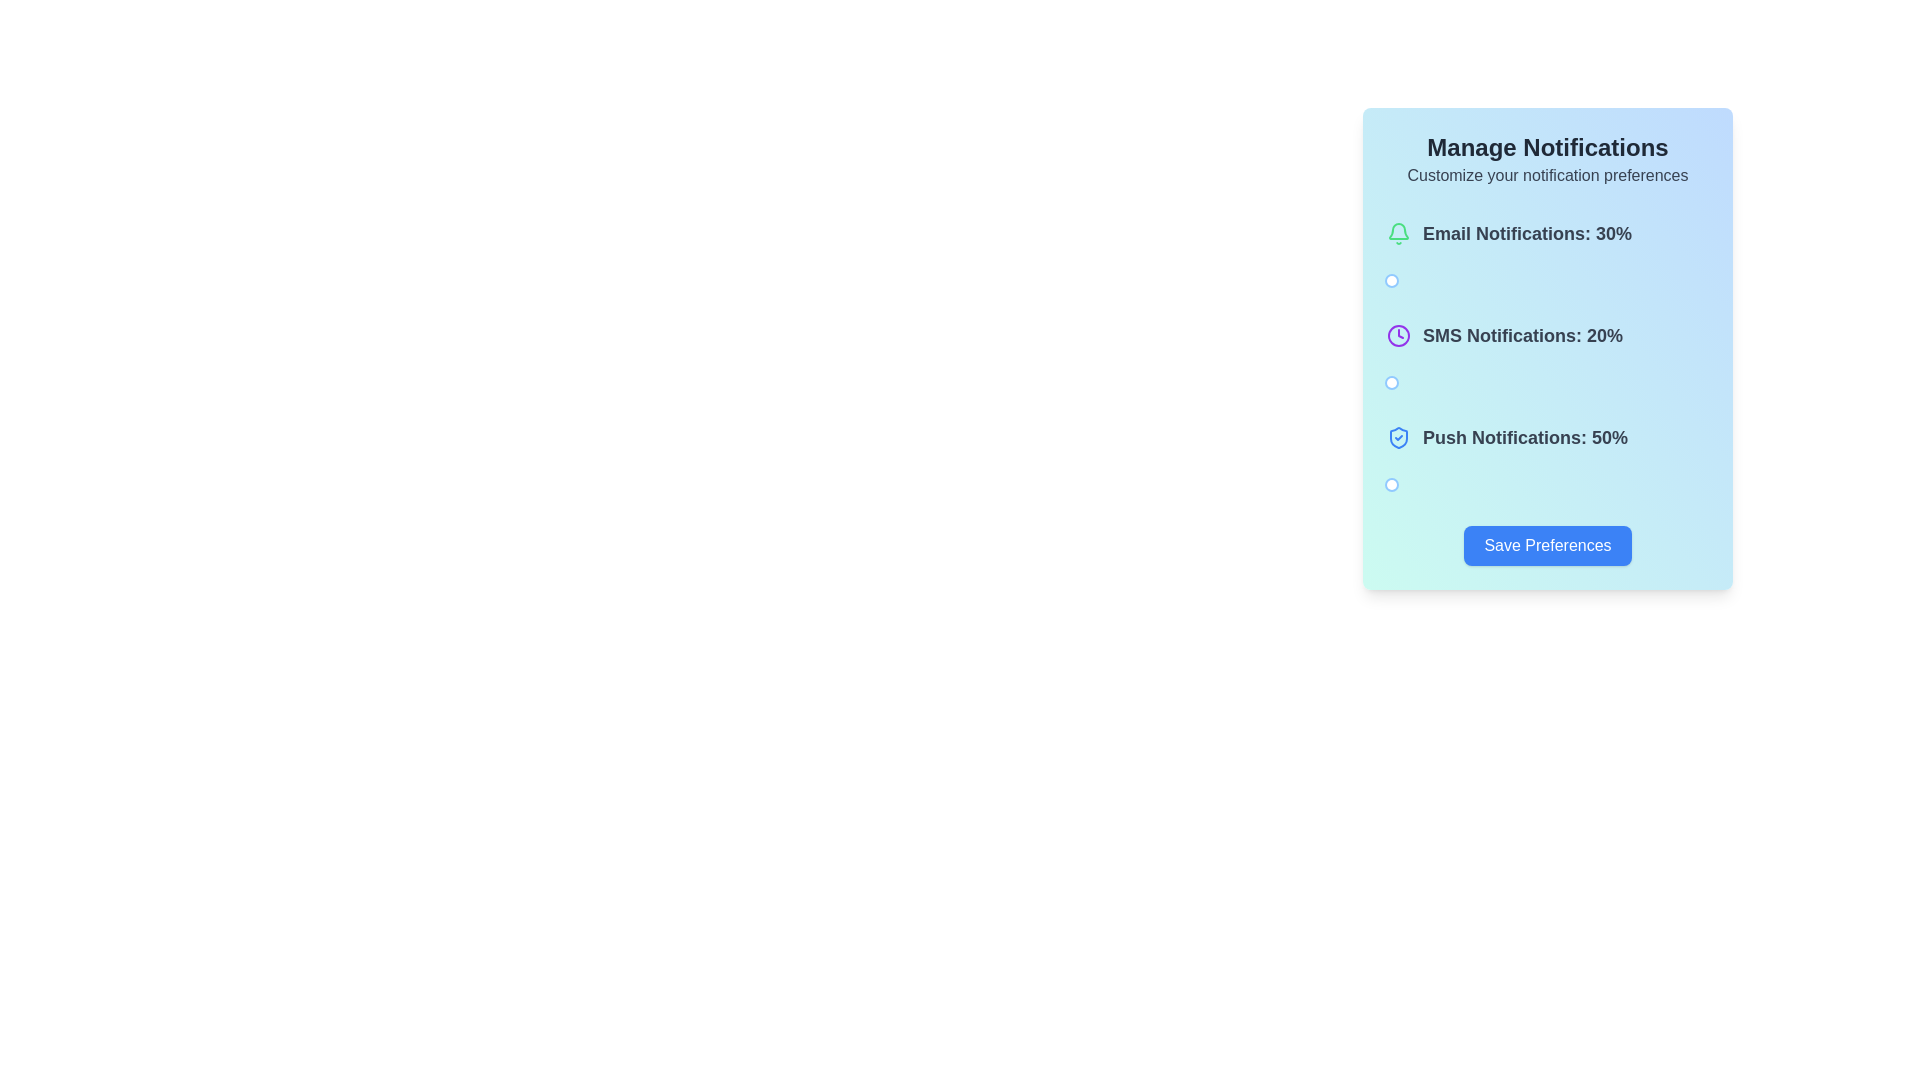 The image size is (1920, 1080). I want to click on the 'Push Notifications' value, so click(1445, 485).